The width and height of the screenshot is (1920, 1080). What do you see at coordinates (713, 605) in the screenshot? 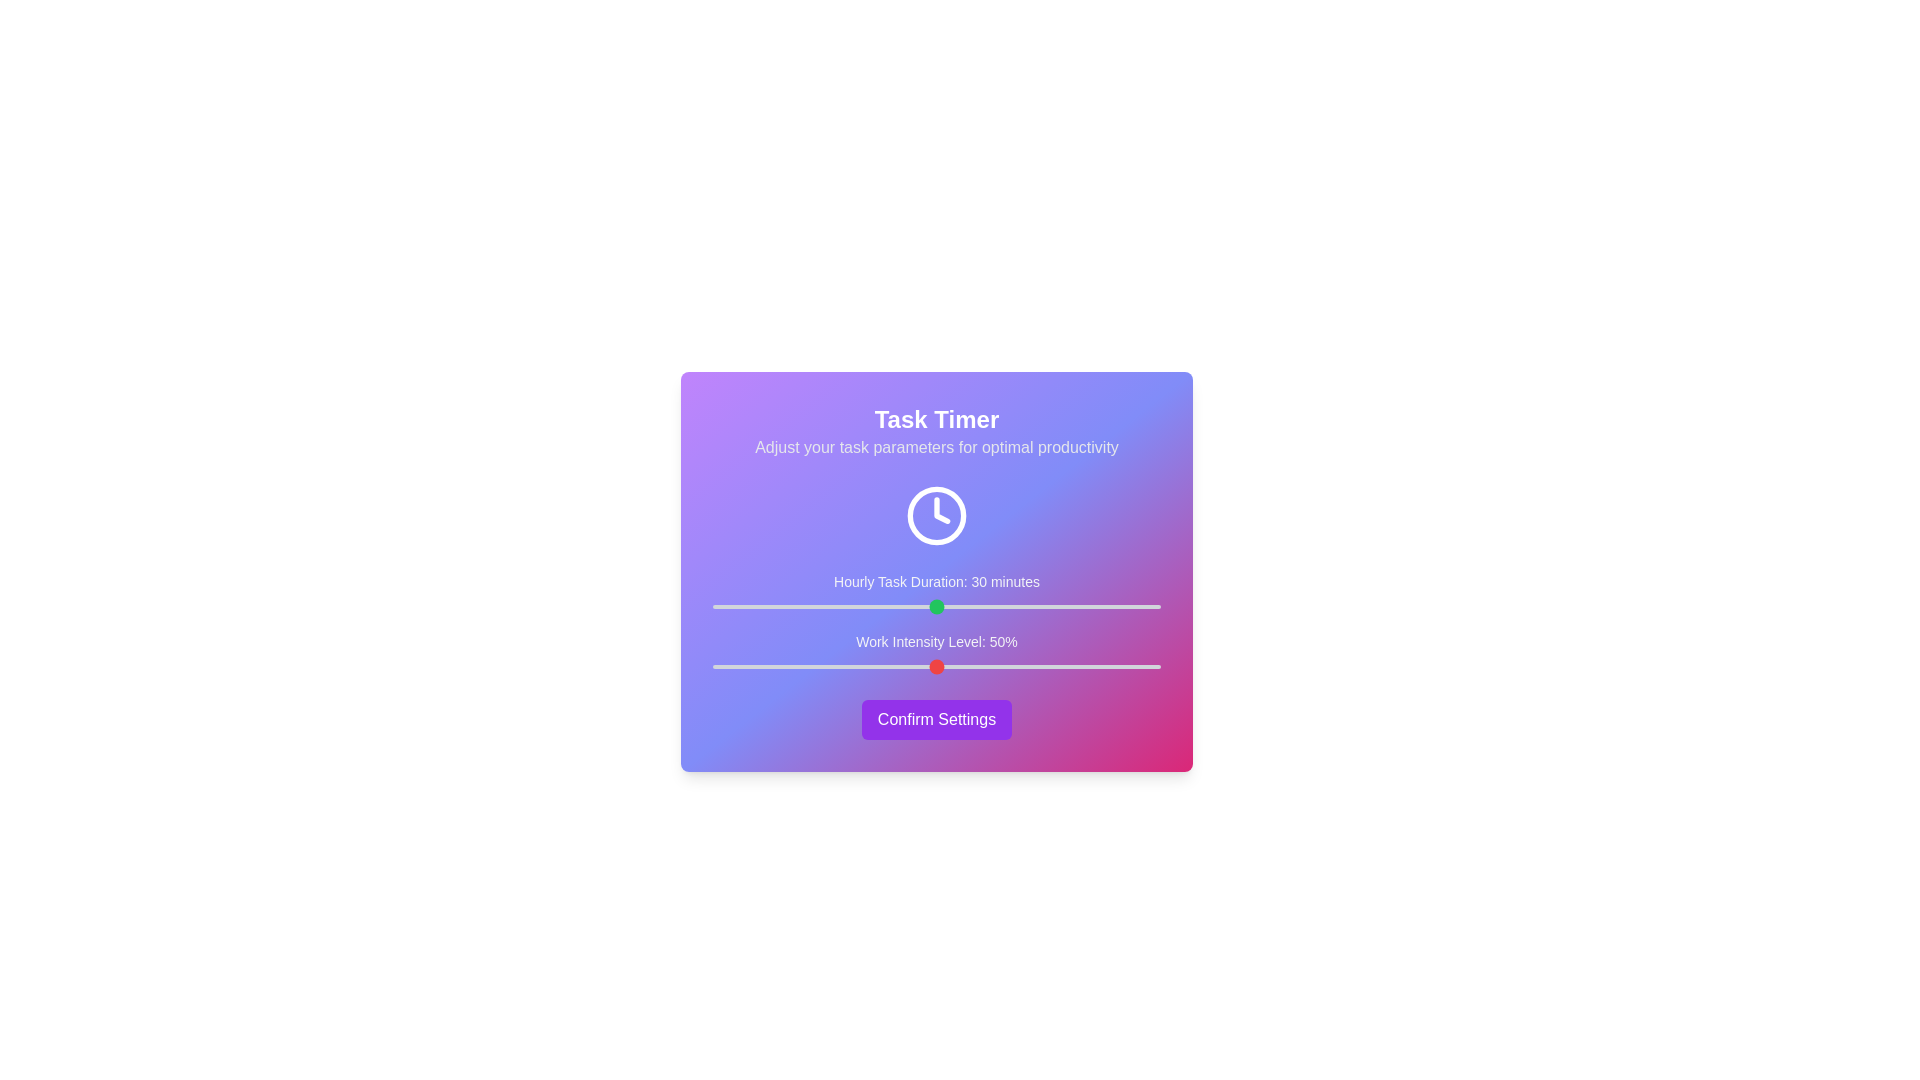
I see `the 'Hourly Task Duration' slider to 0 minutes` at bounding box center [713, 605].